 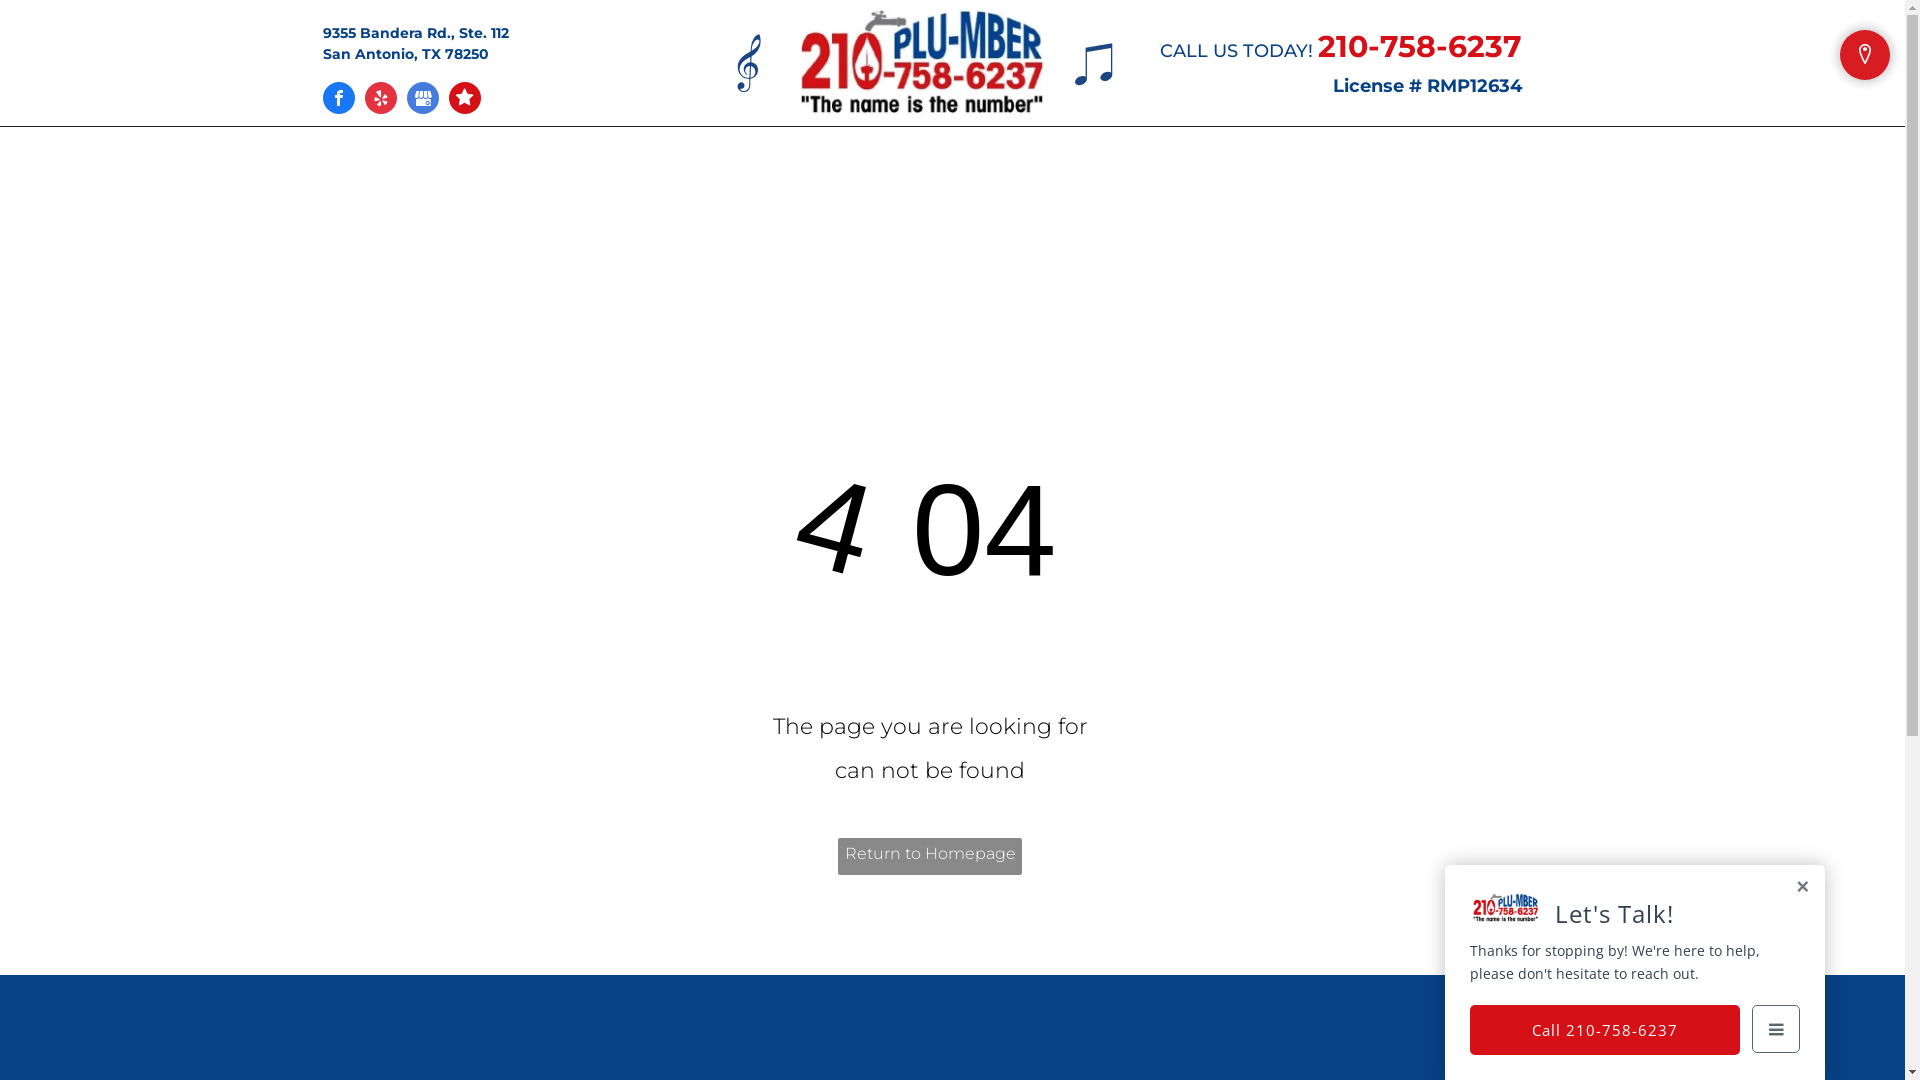 What do you see at coordinates (1604, 1029) in the screenshot?
I see `'Call 210-758-6237'` at bounding box center [1604, 1029].